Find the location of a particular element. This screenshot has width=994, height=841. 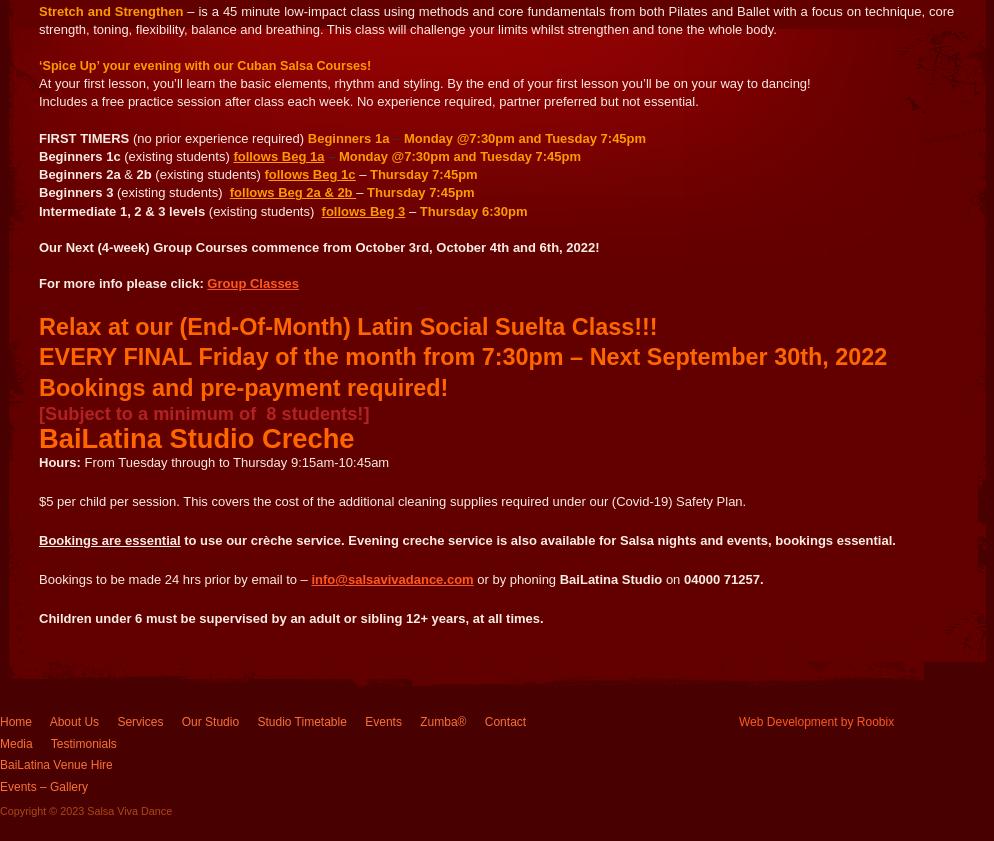

'2b' is located at coordinates (134, 173).